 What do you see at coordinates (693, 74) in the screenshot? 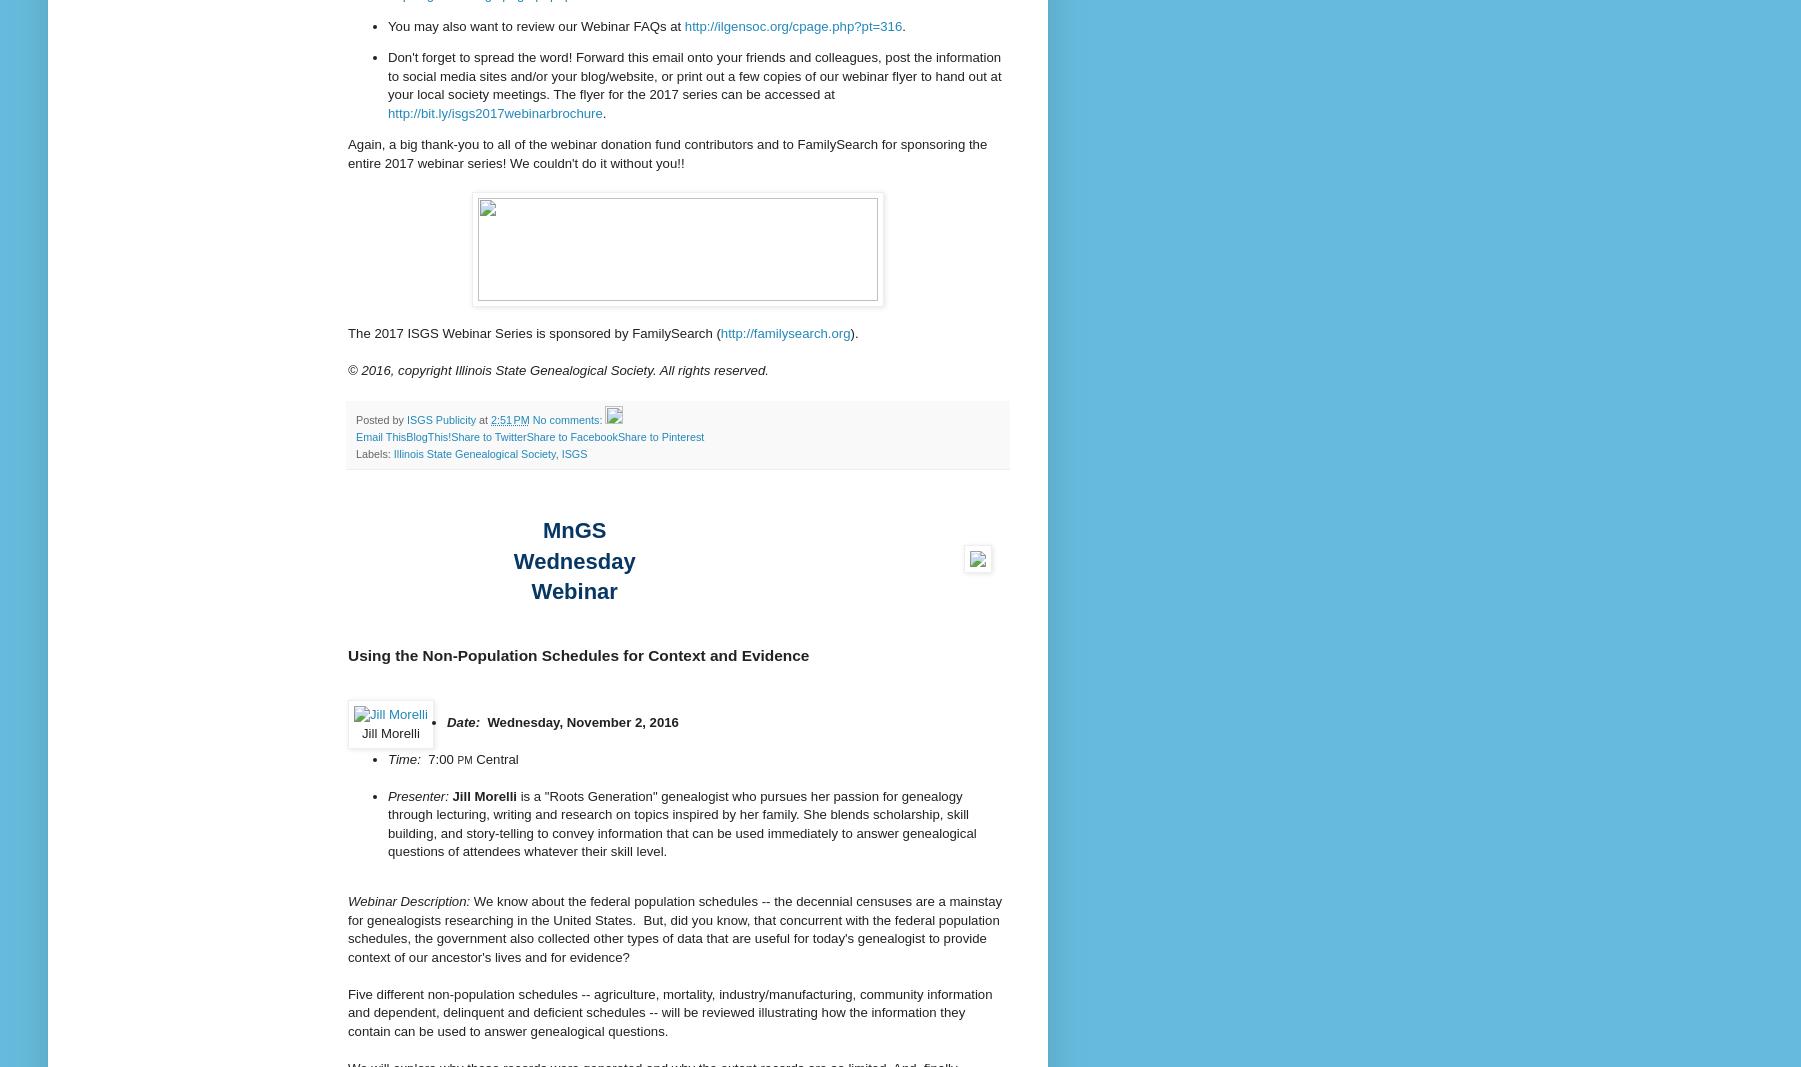
I see `'Don't forget to spread the word! Forward this email onto your friends and colleagues, post the information to social media sites and/or your blog/website, or print out a few copies of our webinar flyer to hand out at your local society meetings. The flyer for the 2017 series can be accessed at'` at bounding box center [693, 74].